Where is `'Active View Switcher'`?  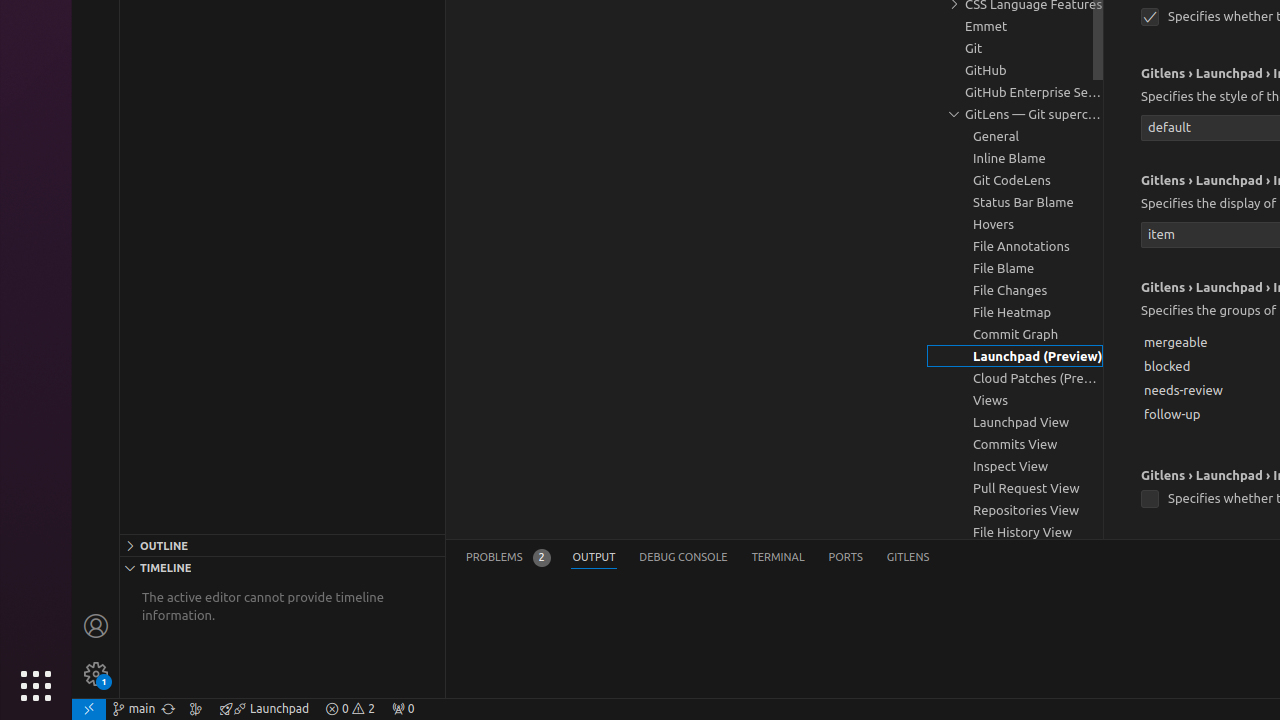 'Active View Switcher' is located at coordinates (697, 557).